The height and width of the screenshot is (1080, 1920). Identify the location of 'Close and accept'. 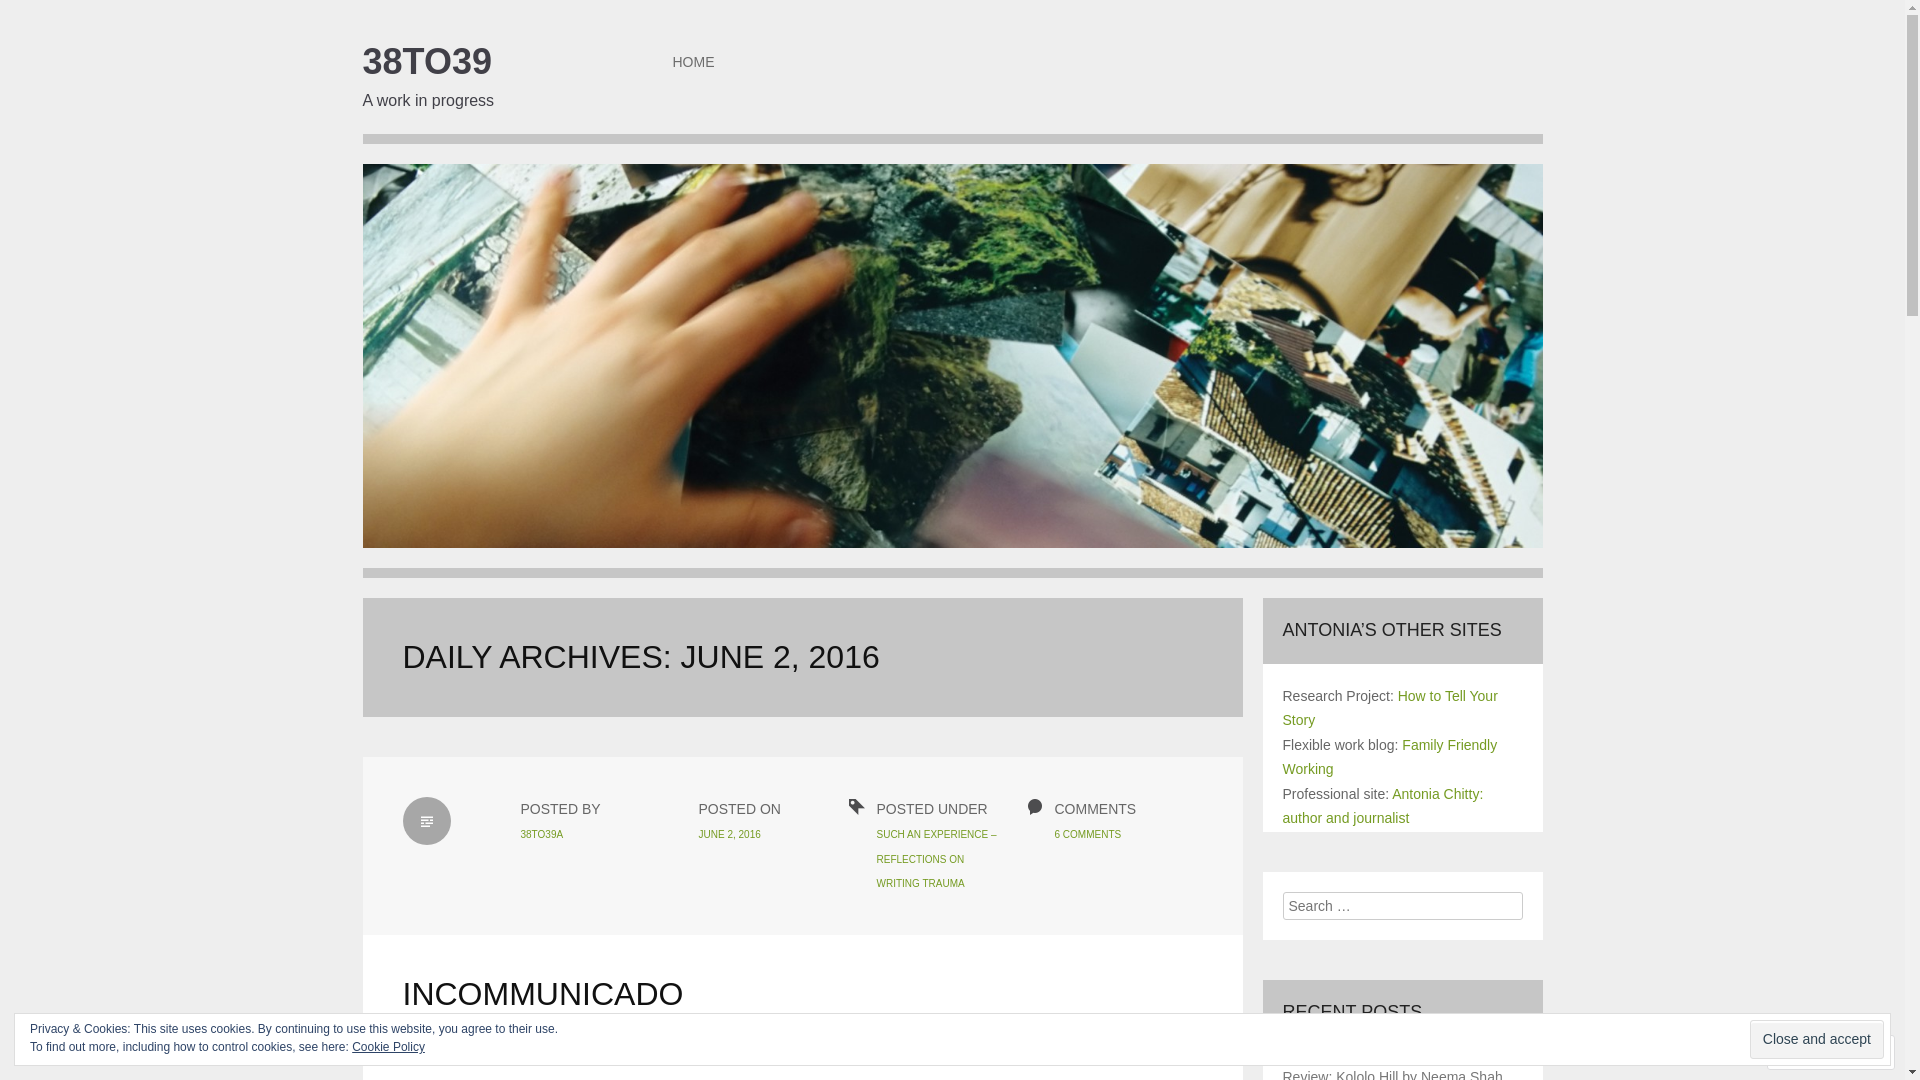
(1817, 1038).